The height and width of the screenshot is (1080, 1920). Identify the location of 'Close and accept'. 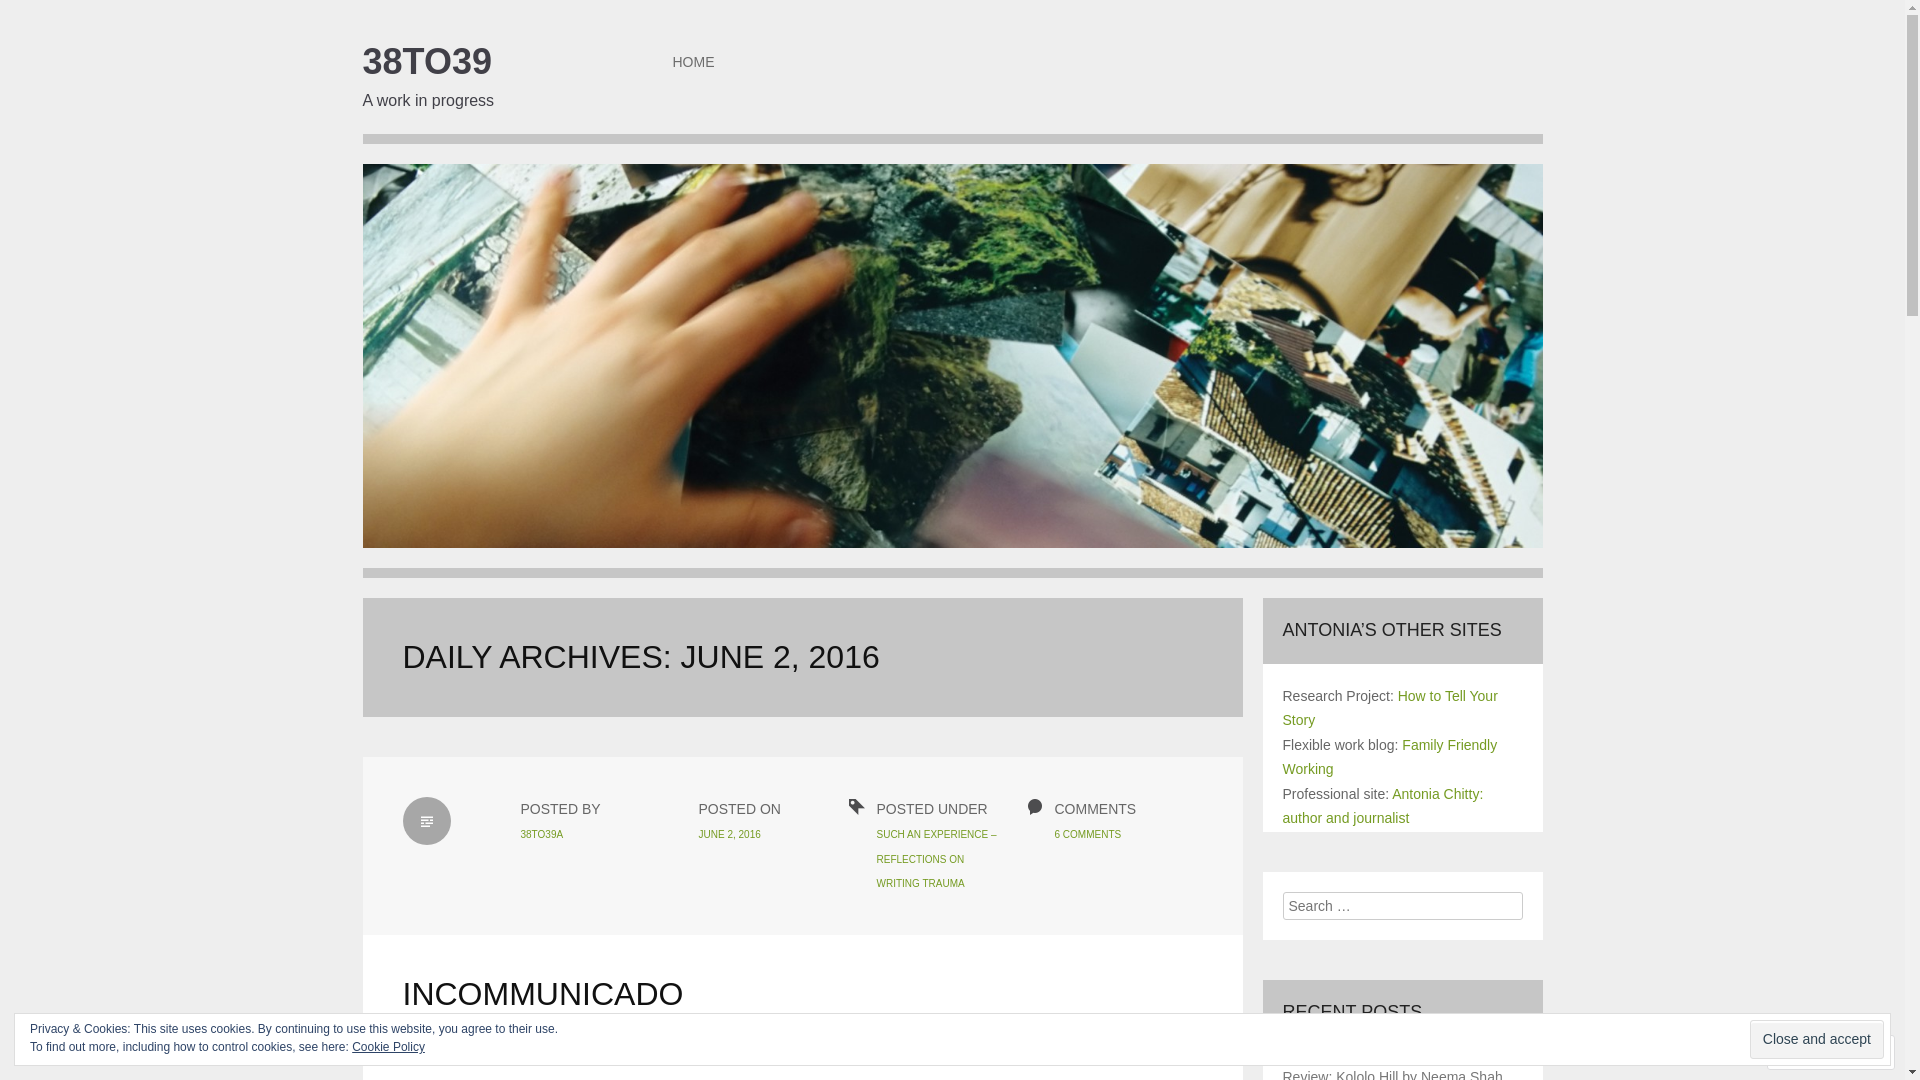
(1817, 1038).